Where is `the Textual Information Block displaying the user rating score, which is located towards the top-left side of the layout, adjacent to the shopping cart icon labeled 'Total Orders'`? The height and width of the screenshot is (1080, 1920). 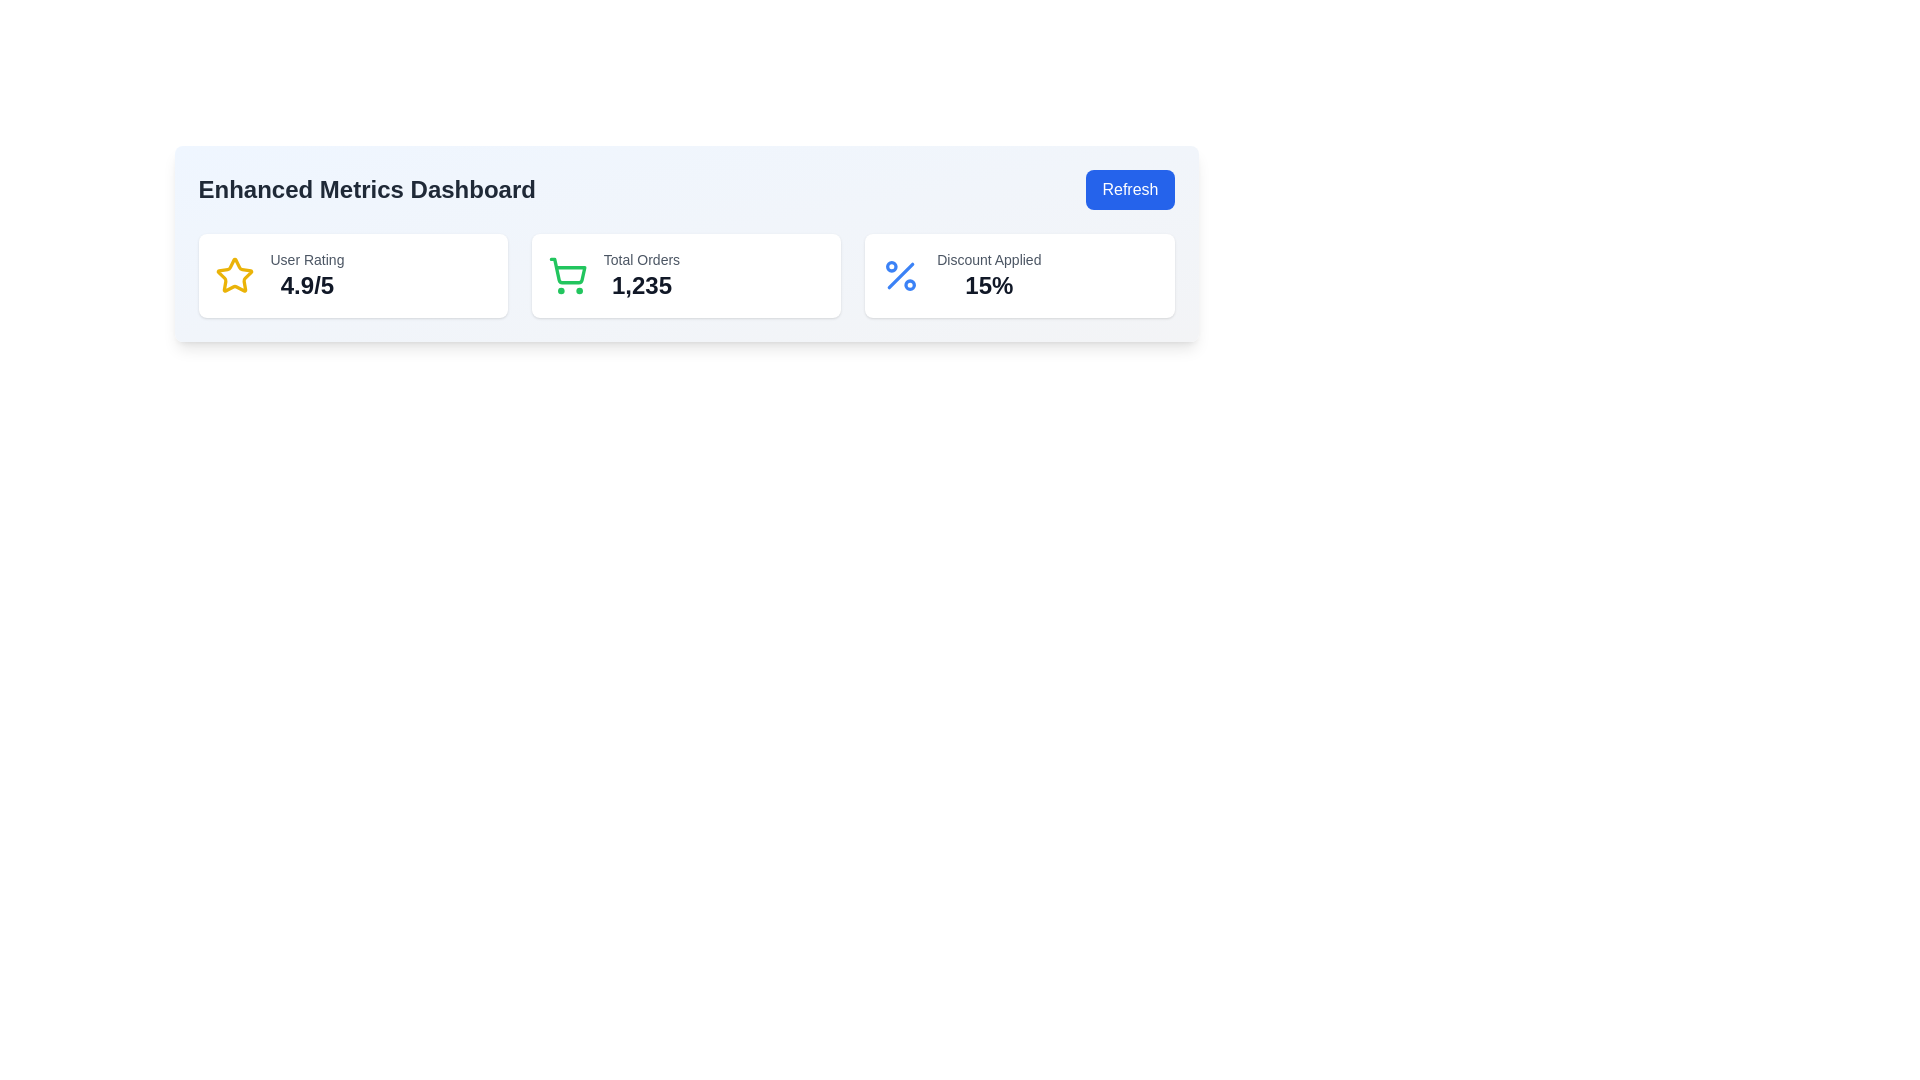
the Textual Information Block displaying the user rating score, which is located towards the top-left side of the layout, adjacent to the shopping cart icon labeled 'Total Orders' is located at coordinates (306, 276).